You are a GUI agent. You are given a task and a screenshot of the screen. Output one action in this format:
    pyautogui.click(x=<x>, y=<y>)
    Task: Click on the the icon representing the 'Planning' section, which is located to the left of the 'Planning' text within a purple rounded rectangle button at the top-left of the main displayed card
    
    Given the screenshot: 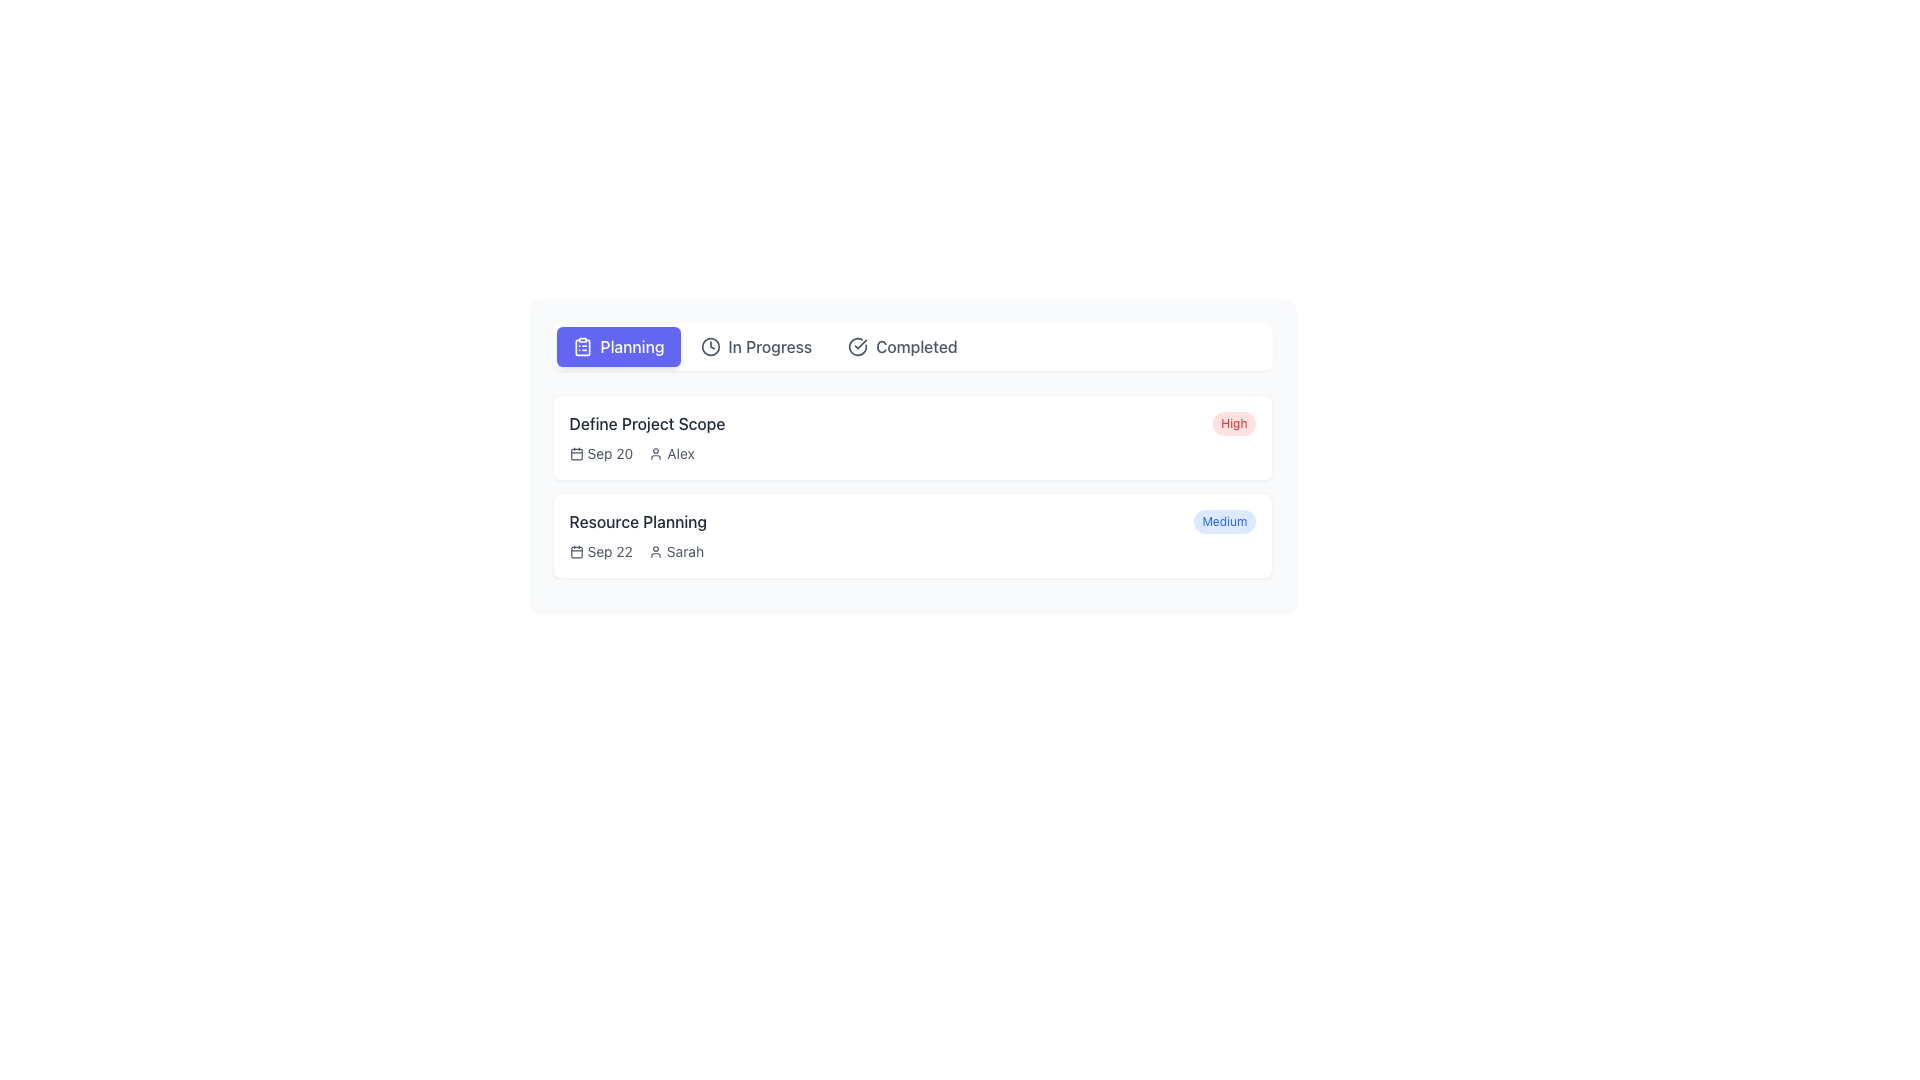 What is the action you would take?
    pyautogui.click(x=581, y=346)
    